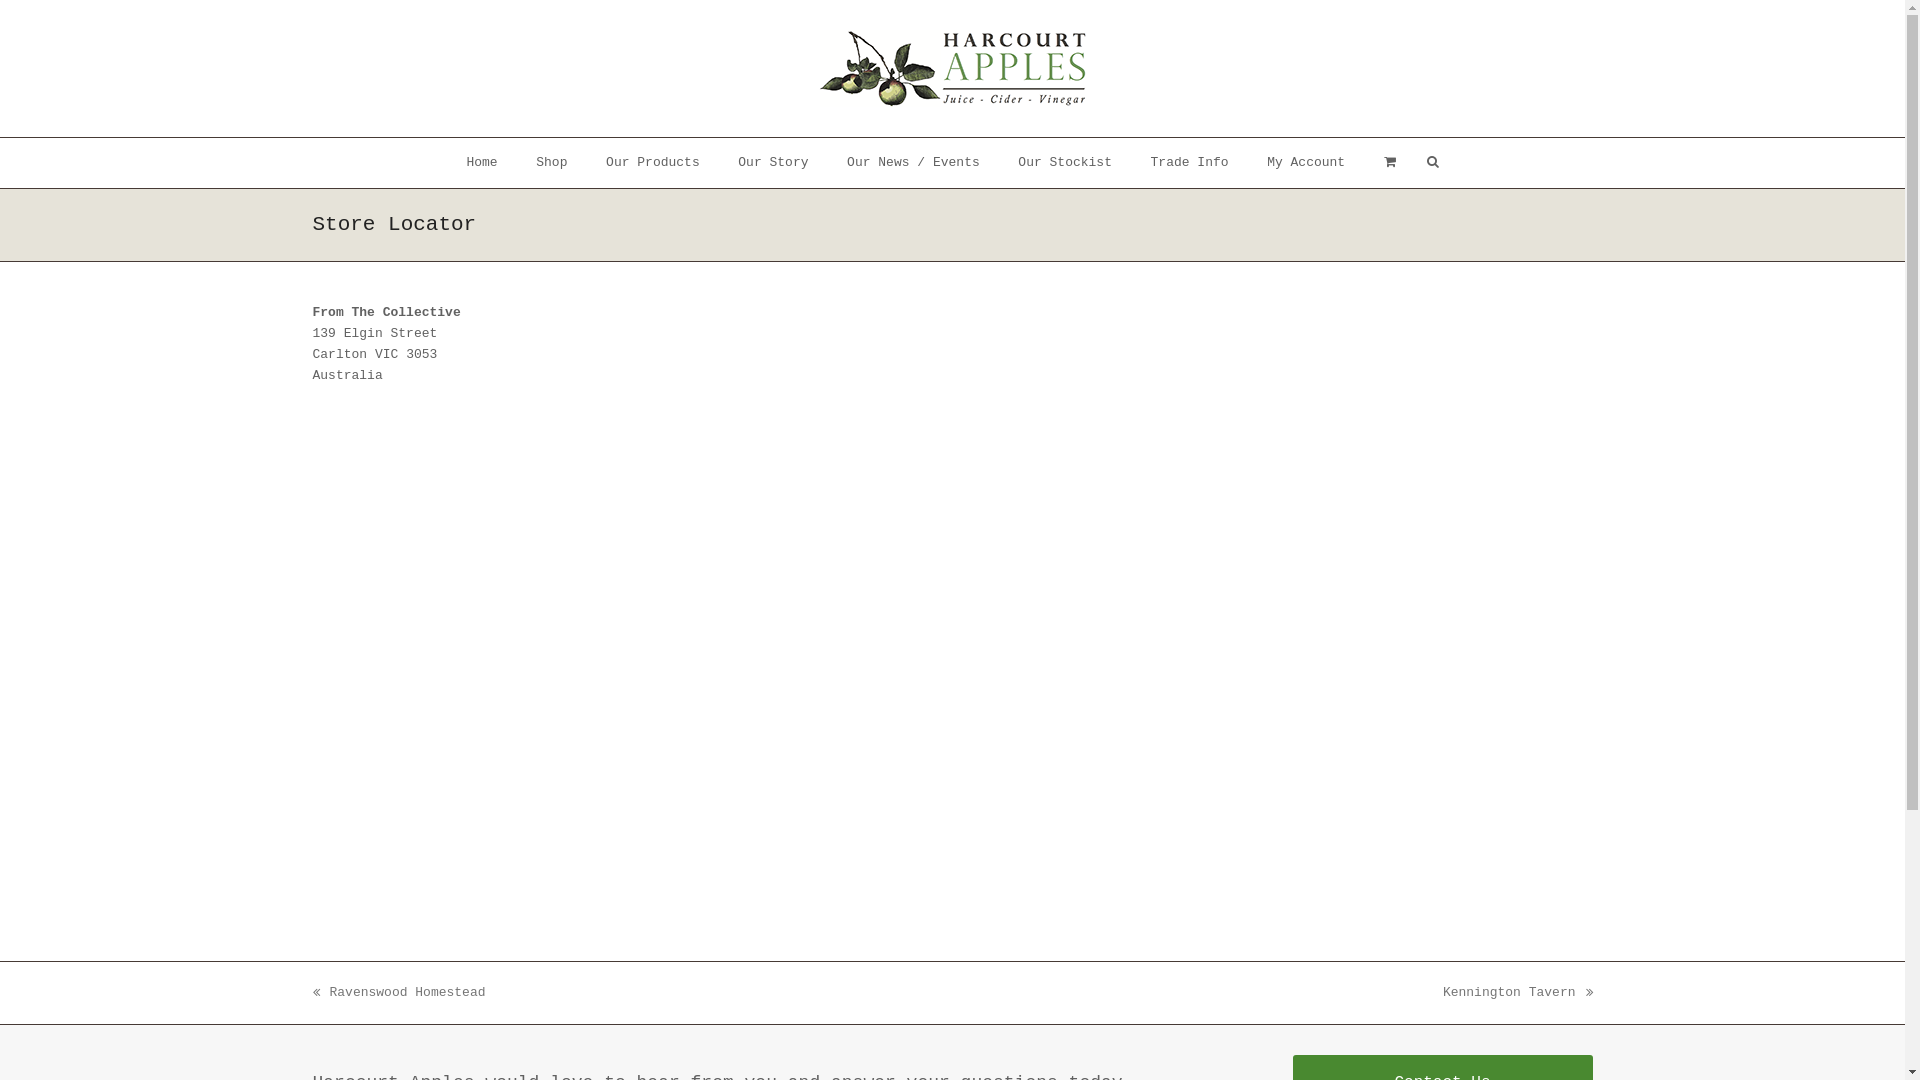 This screenshot has width=1920, height=1080. I want to click on 'Trade Info', so click(1189, 161).